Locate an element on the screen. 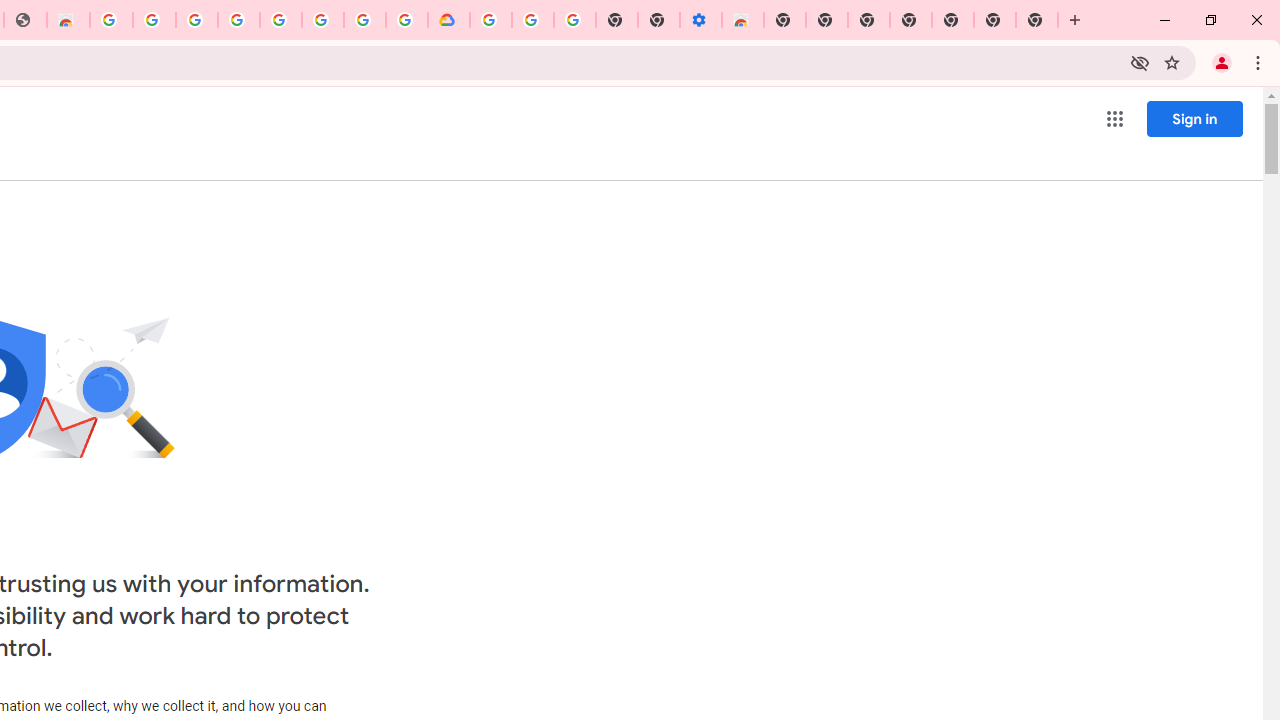 The image size is (1280, 720). 'New Tab' is located at coordinates (784, 20).